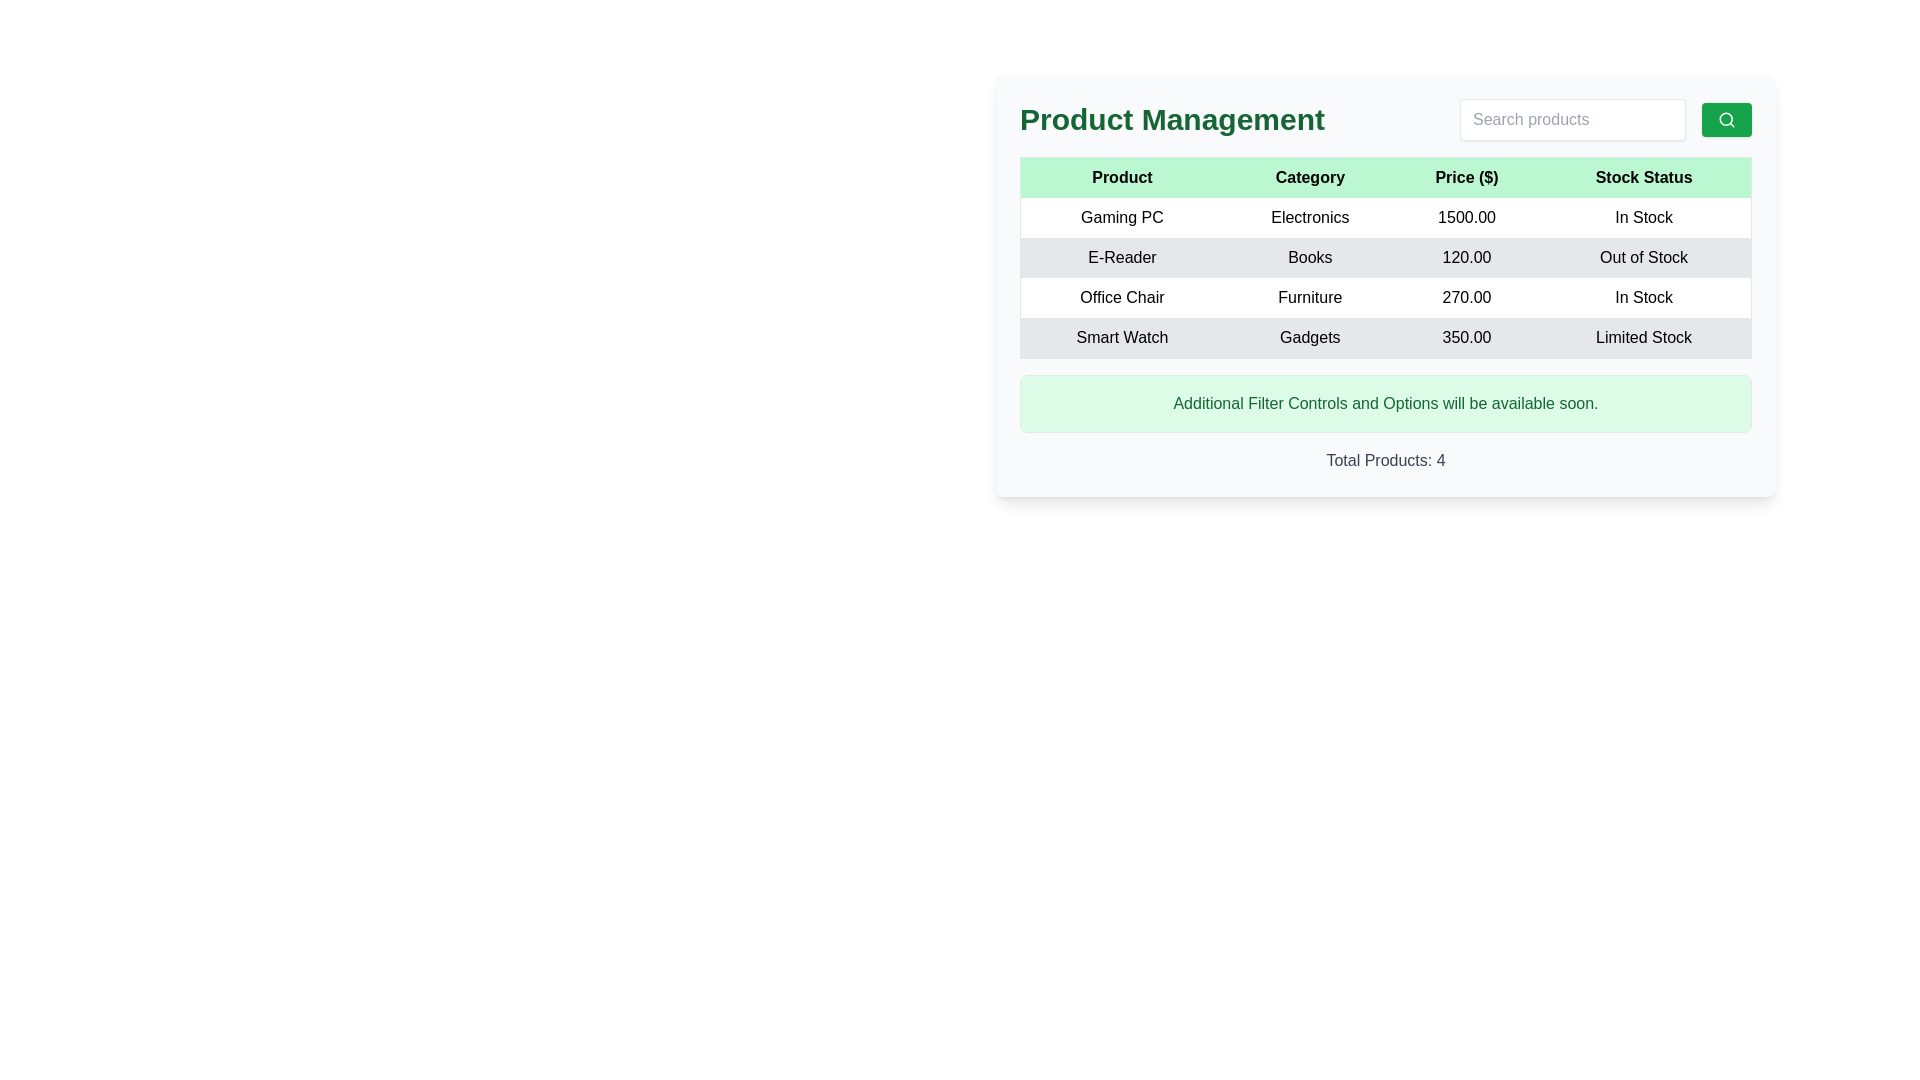 The image size is (1920, 1080). Describe the element at coordinates (1310, 257) in the screenshot. I see `the text label in the 'Category' column of the second row that indicates the product 'E-Reader' as 'Books'` at that location.